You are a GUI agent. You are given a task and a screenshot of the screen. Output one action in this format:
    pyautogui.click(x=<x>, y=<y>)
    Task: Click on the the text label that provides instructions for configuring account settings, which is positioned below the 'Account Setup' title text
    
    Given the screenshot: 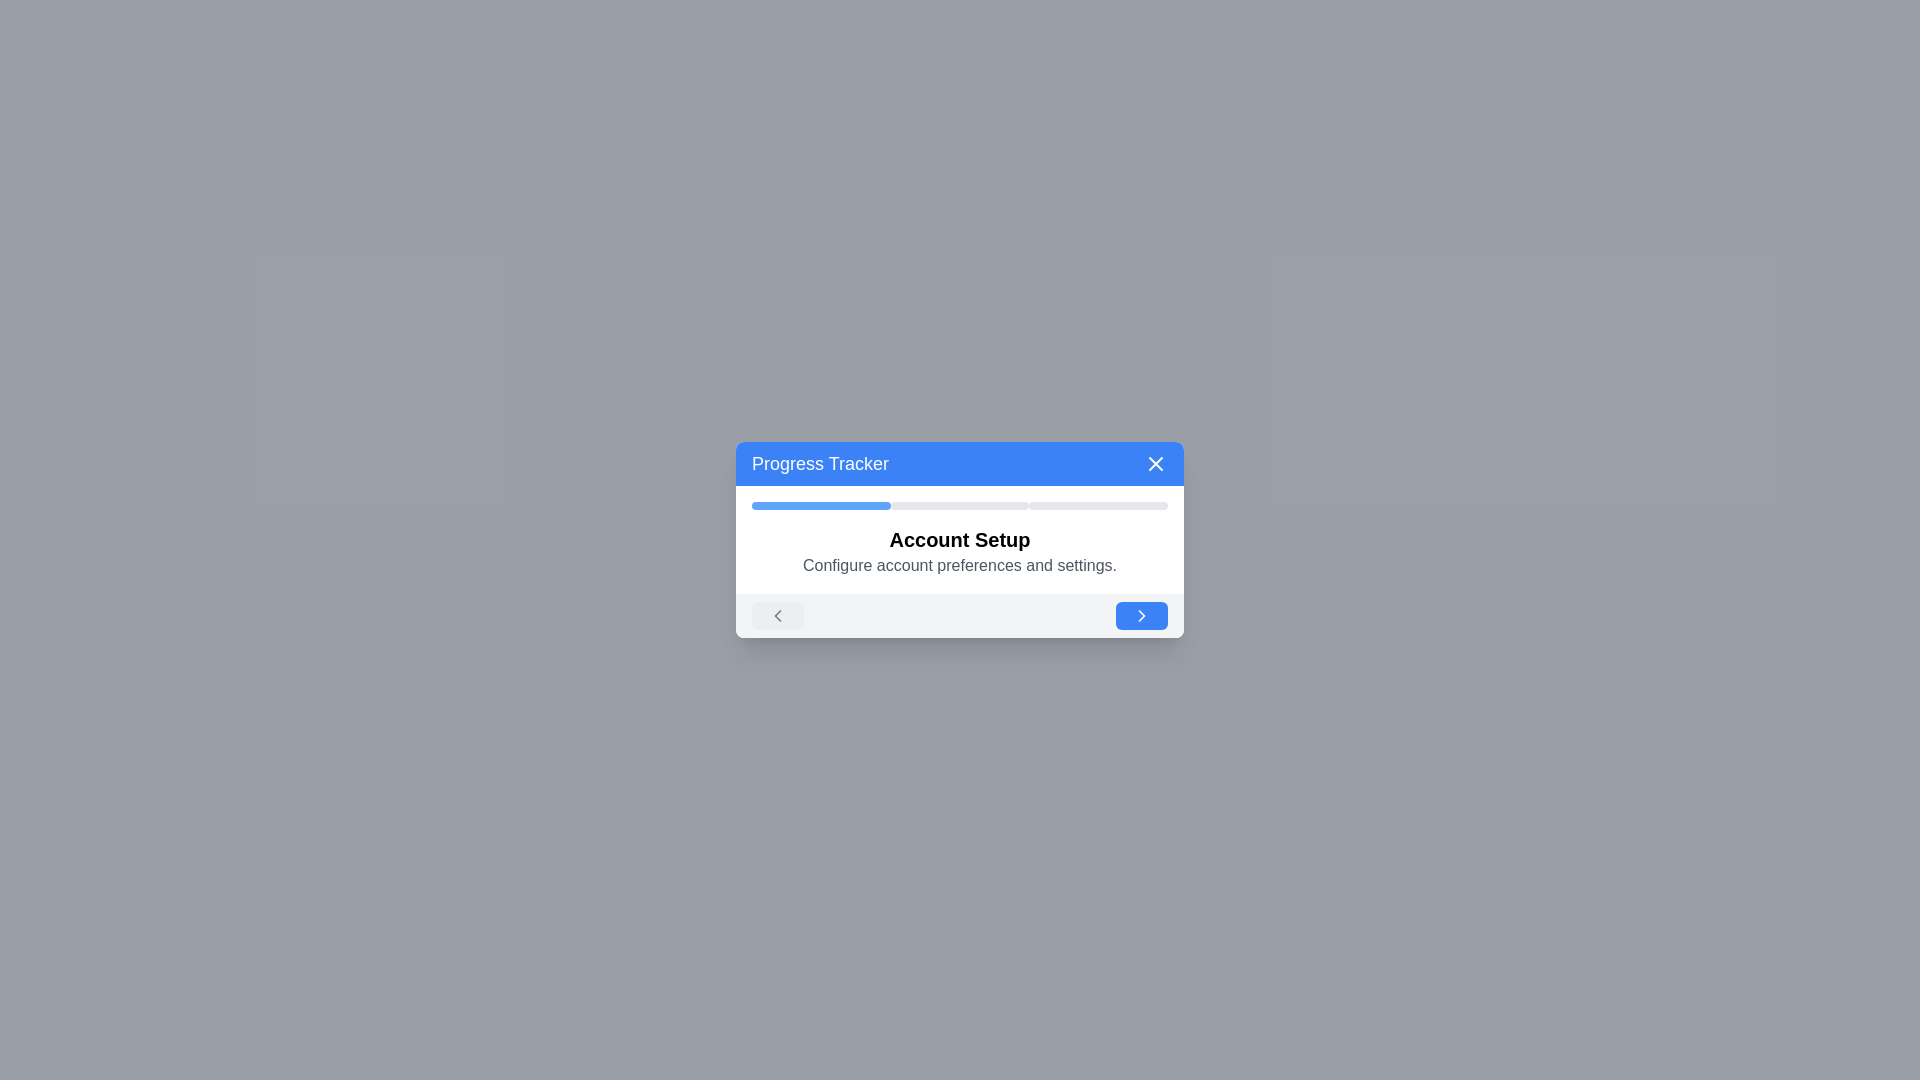 What is the action you would take?
    pyautogui.click(x=960, y=566)
    